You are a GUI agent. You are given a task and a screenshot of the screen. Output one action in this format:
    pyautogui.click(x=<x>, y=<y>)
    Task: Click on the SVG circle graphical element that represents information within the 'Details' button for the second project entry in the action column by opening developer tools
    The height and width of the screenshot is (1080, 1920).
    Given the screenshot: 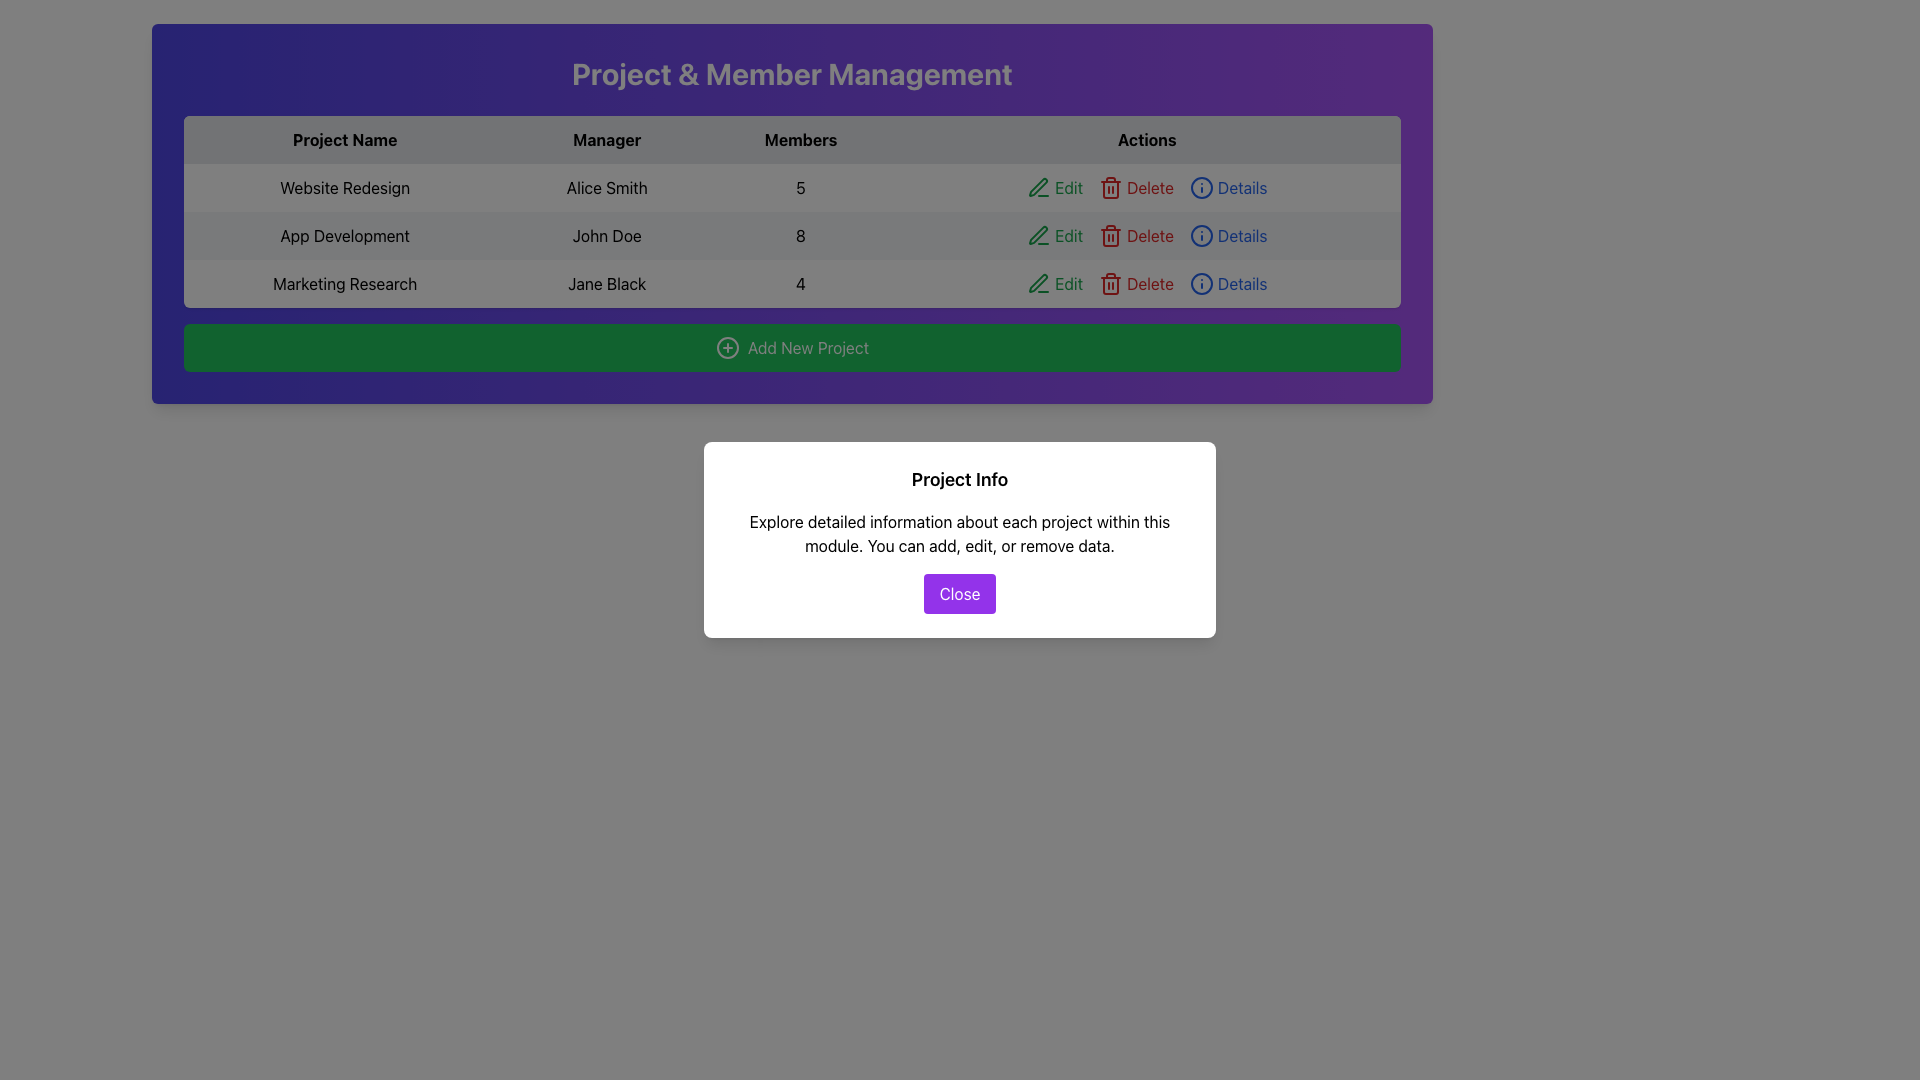 What is the action you would take?
    pyautogui.click(x=1200, y=234)
    